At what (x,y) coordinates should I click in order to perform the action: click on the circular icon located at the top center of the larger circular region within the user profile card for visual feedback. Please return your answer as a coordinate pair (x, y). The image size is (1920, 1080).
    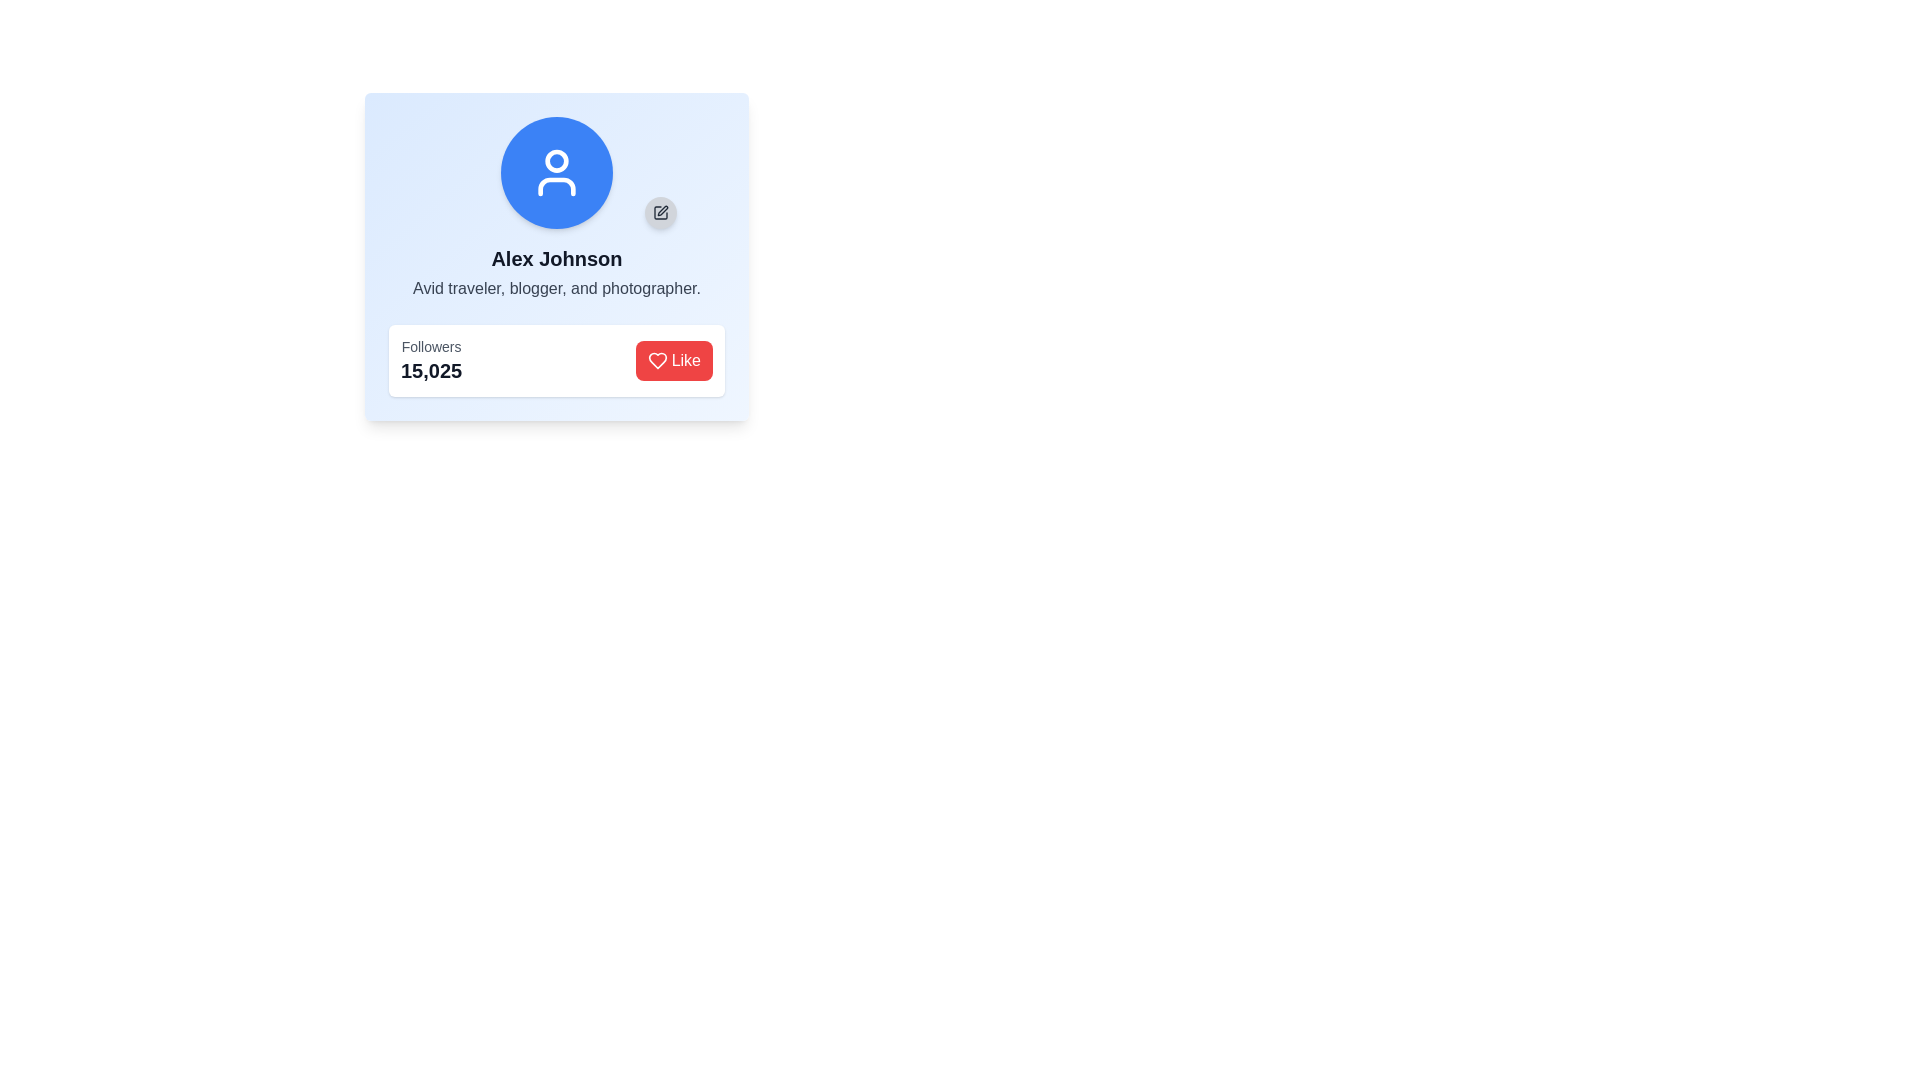
    Looking at the image, I should click on (556, 160).